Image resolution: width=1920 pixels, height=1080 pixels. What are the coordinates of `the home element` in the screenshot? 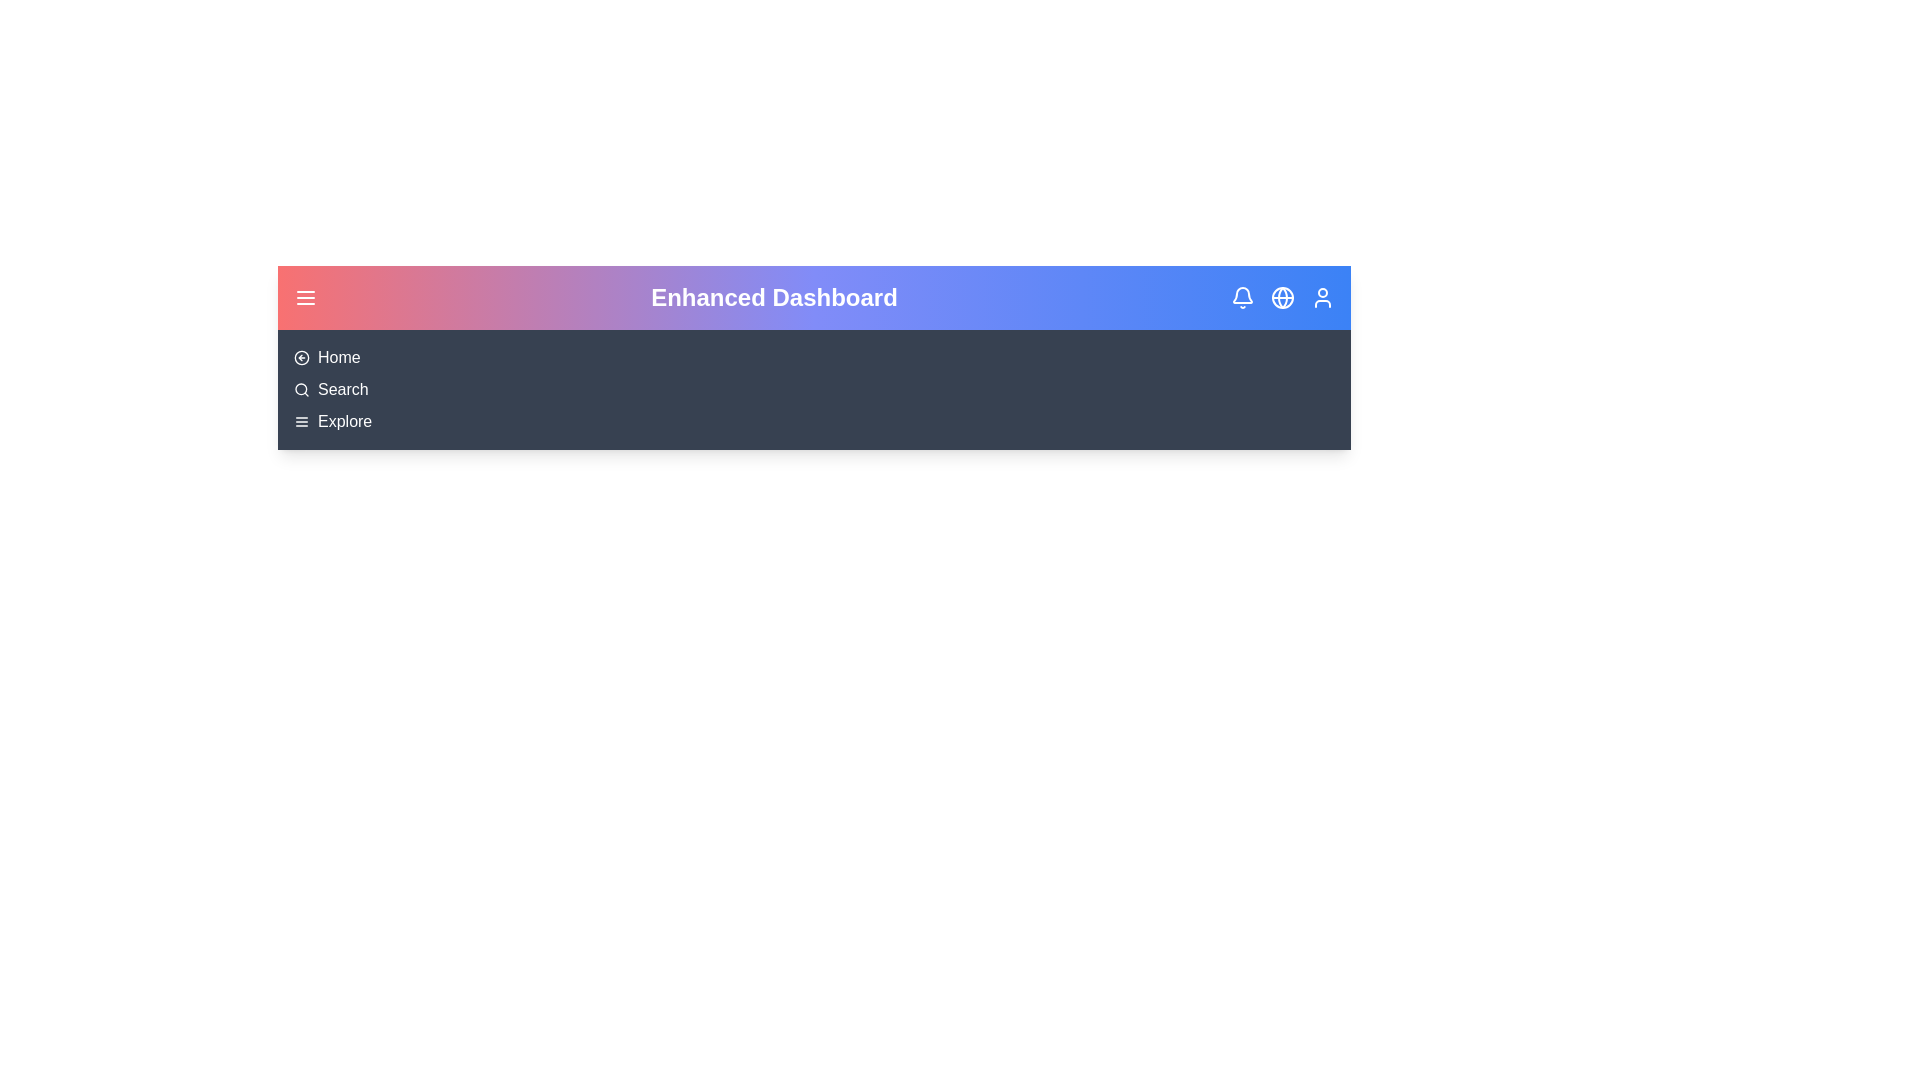 It's located at (339, 357).